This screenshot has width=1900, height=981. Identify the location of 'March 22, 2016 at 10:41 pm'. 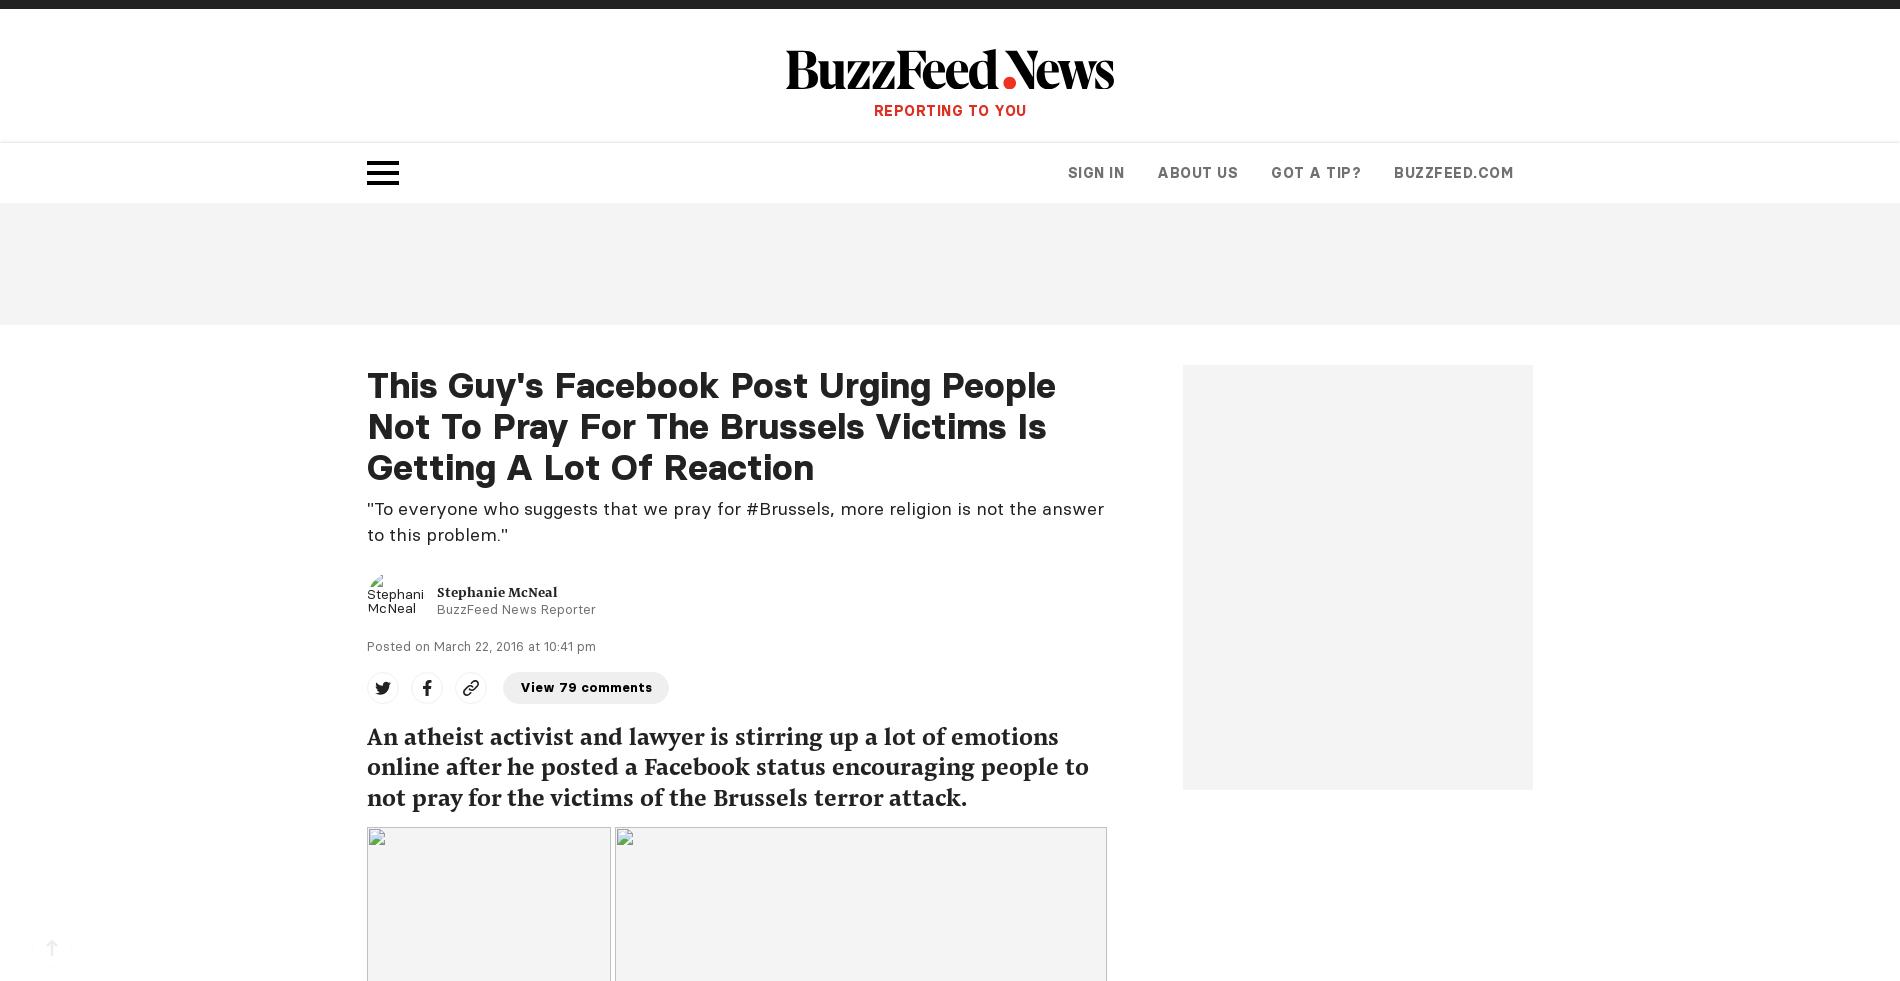
(515, 645).